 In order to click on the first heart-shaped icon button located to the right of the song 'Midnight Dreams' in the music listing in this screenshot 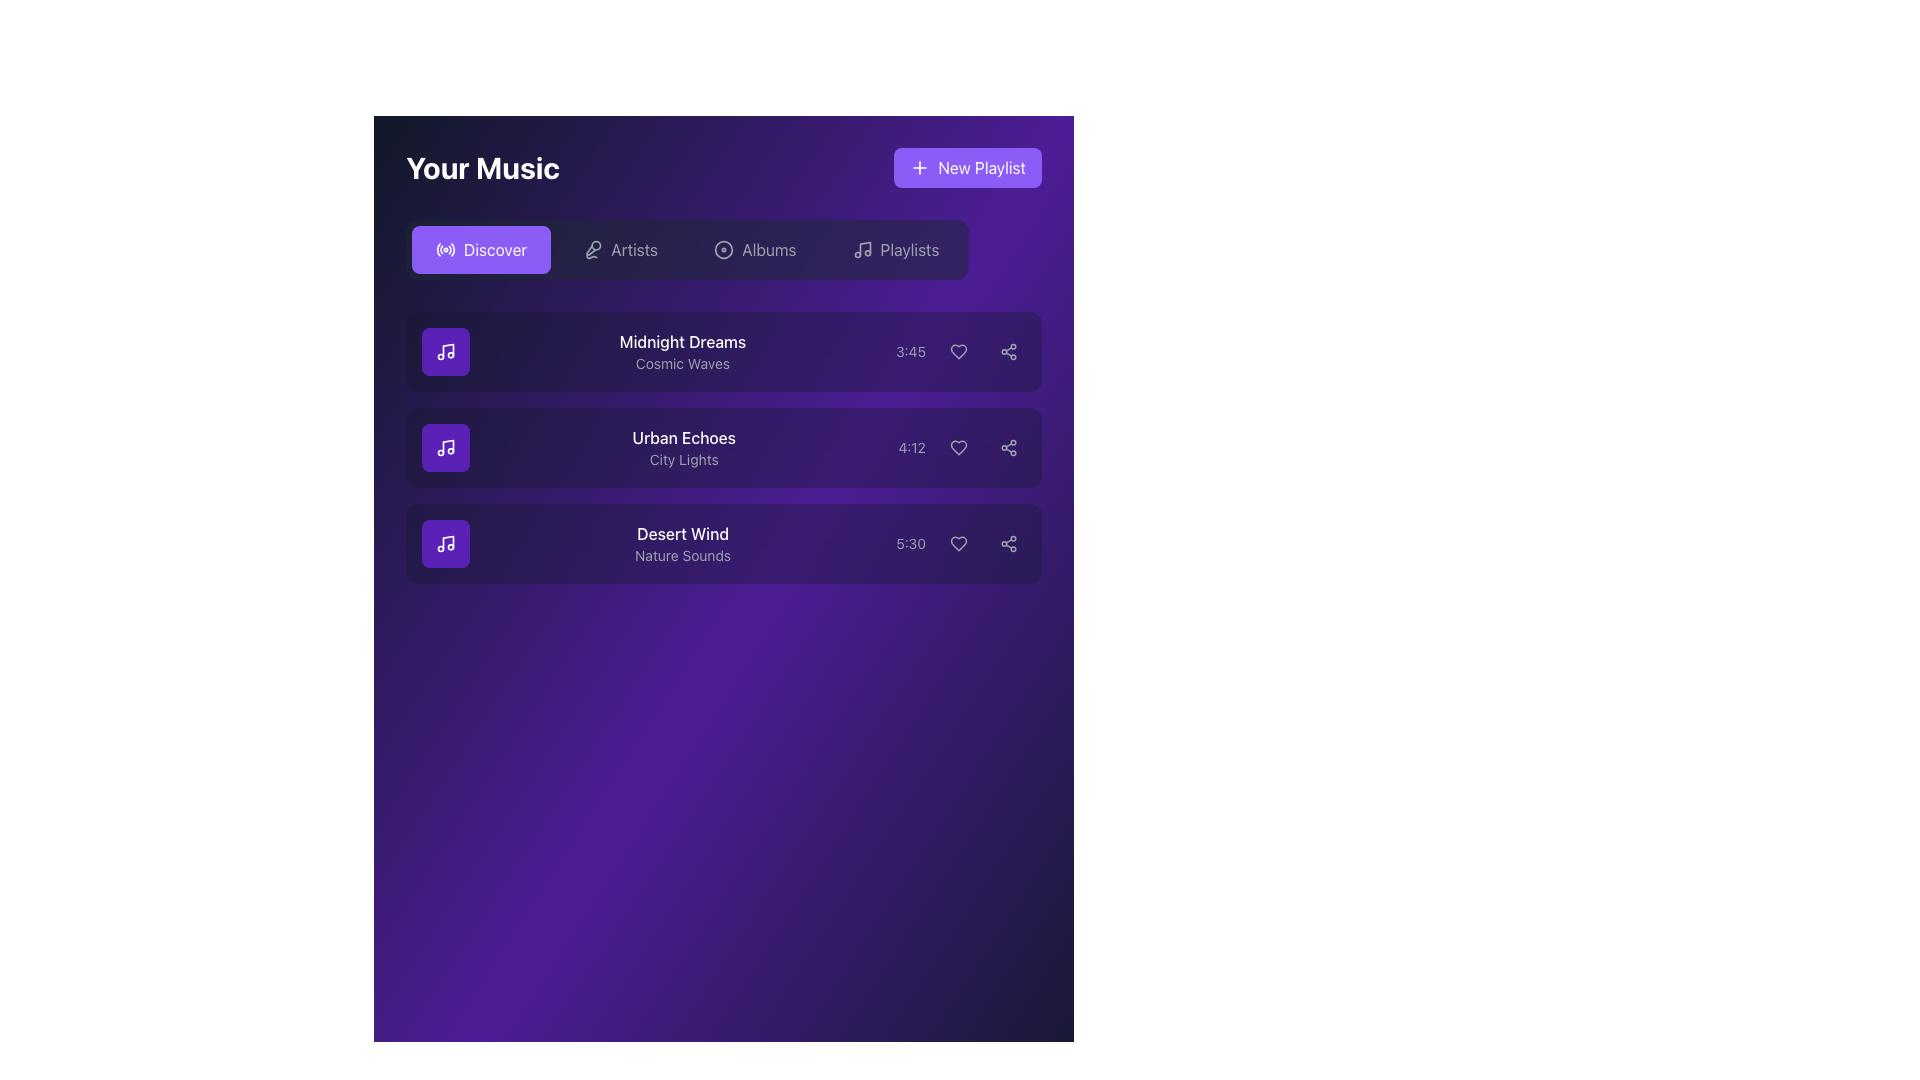, I will do `click(958, 350)`.